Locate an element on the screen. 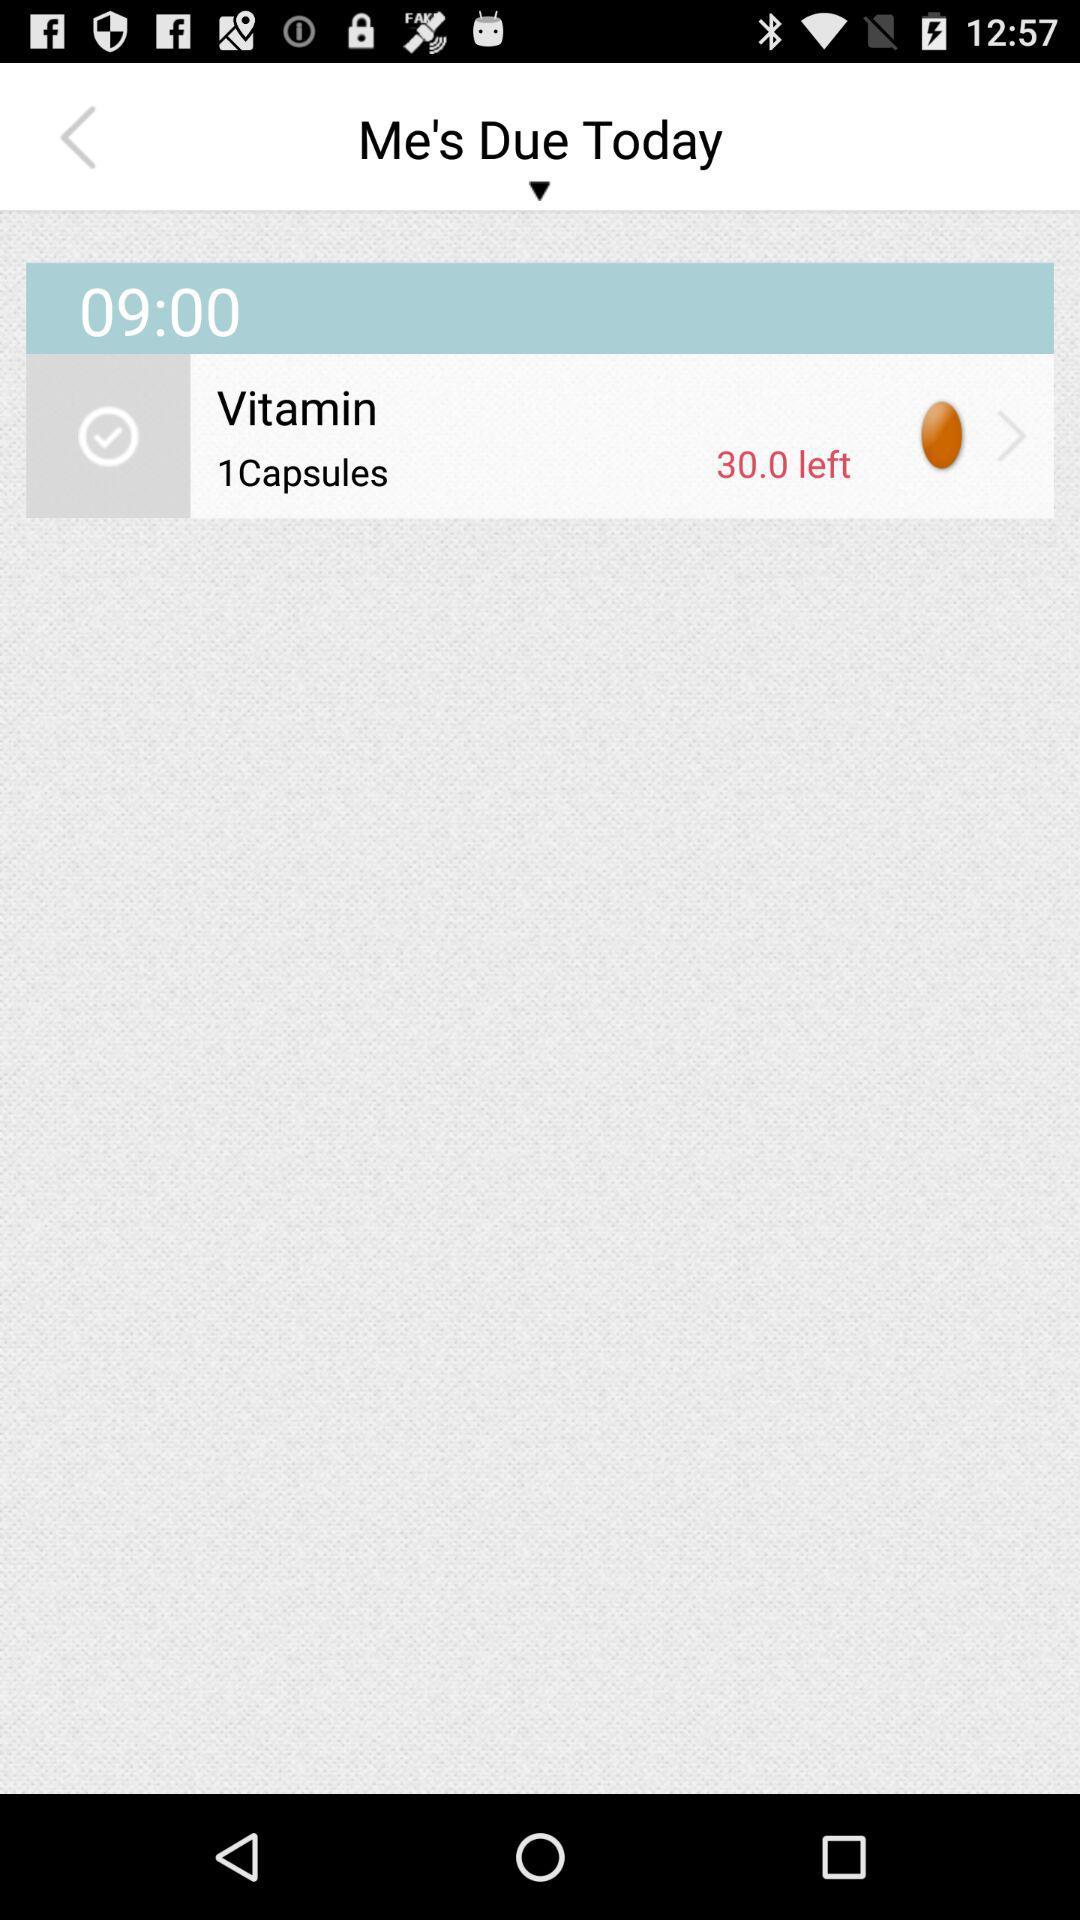 The height and width of the screenshot is (1920, 1080). the icon next to 30.0 left app is located at coordinates (459, 470).